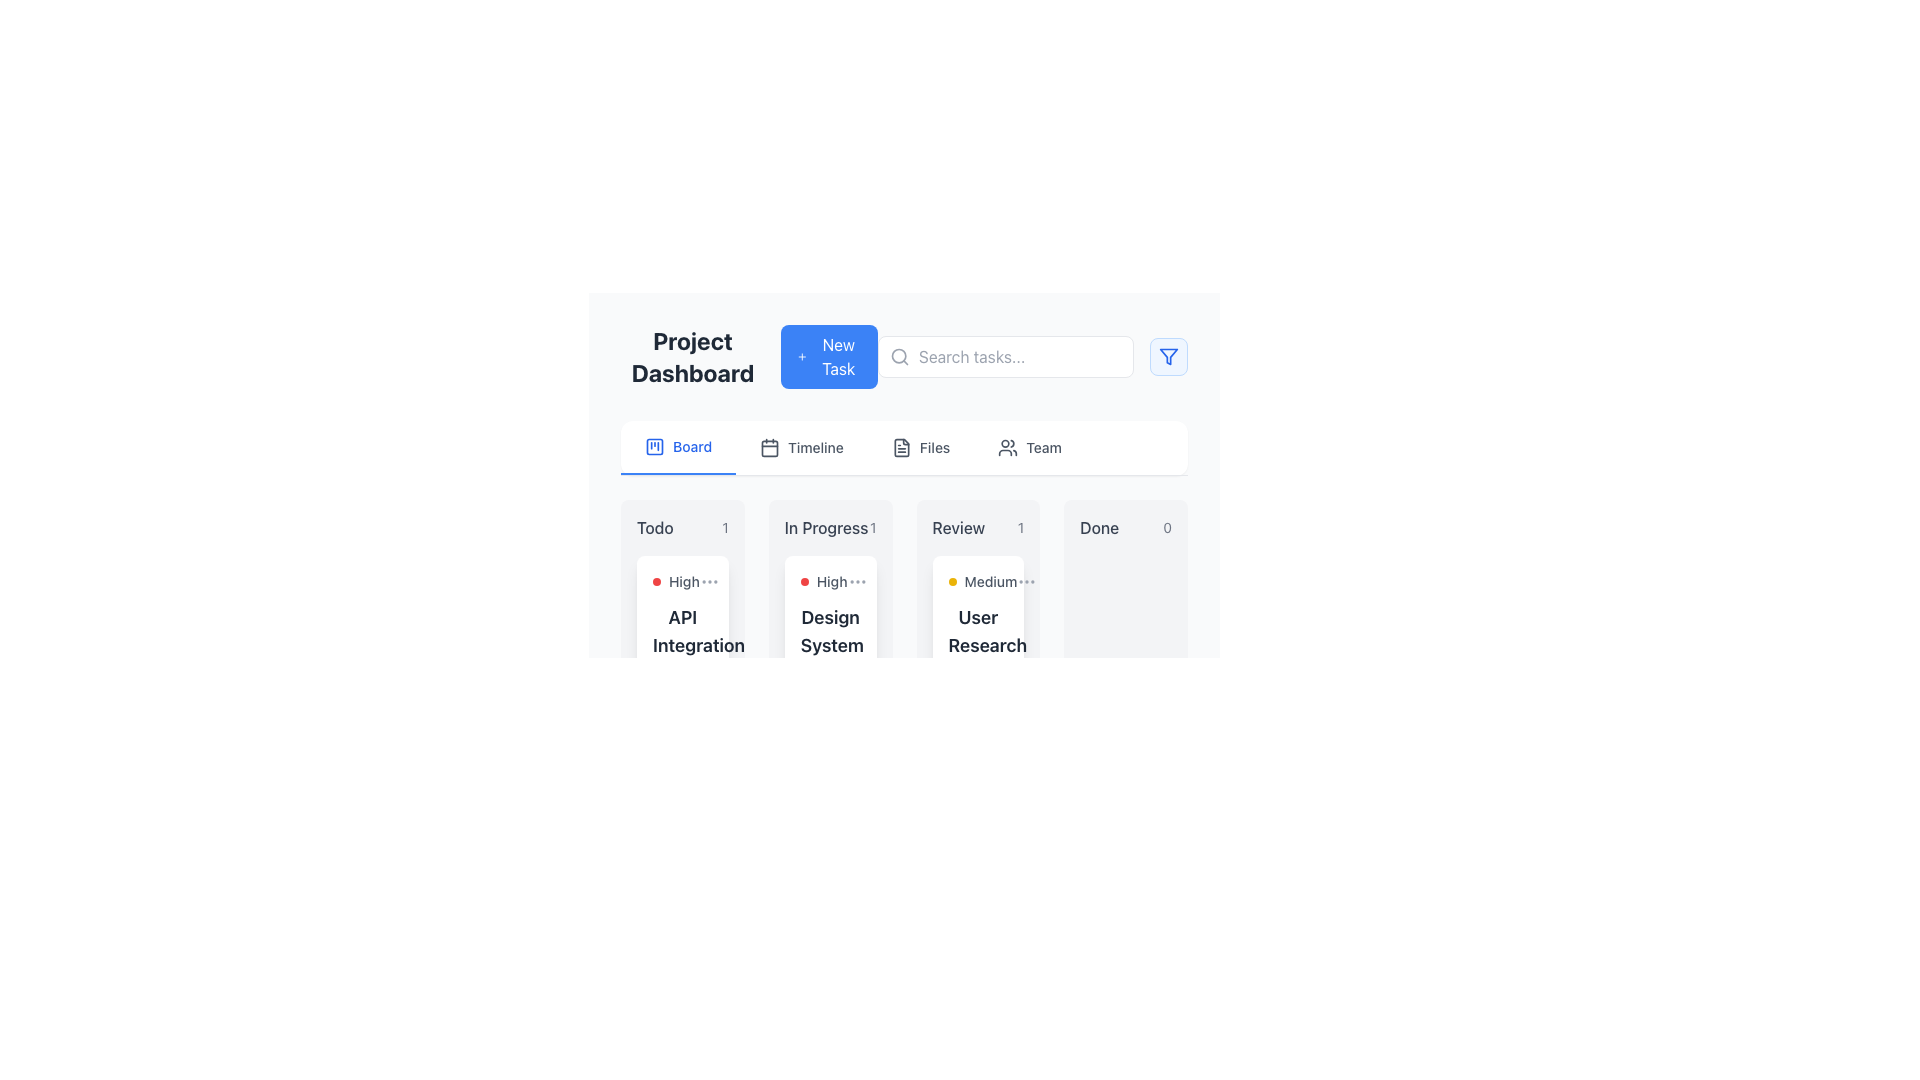 The height and width of the screenshot is (1080, 1920). Describe the element at coordinates (1169, 356) in the screenshot. I see `the decorative funnel icon element that represents filtering or sorting functionality, located in the upper-right corner of the application interface` at that location.